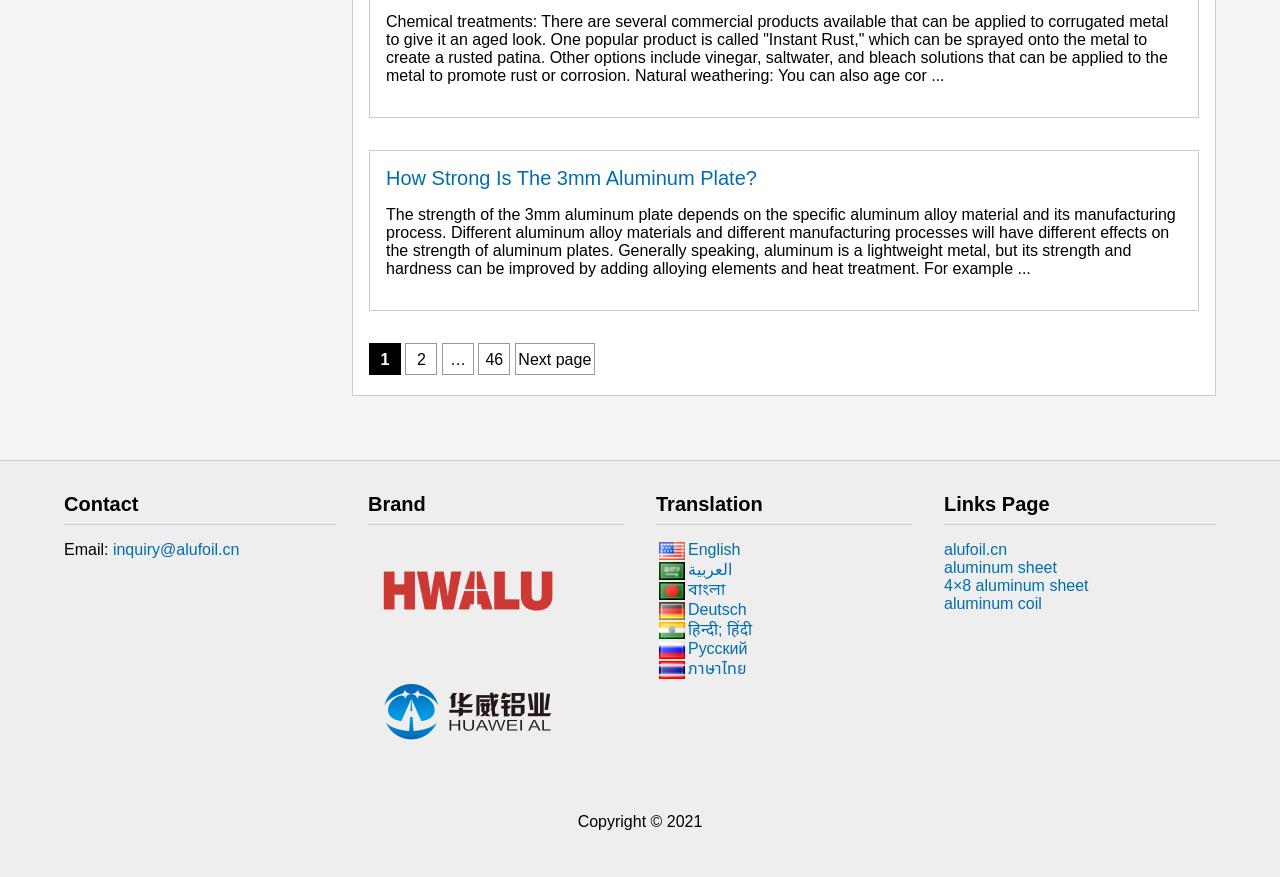 Image resolution: width=1280 pixels, height=877 pixels. What do you see at coordinates (688, 607) in the screenshot?
I see `'Deutsch'` at bounding box center [688, 607].